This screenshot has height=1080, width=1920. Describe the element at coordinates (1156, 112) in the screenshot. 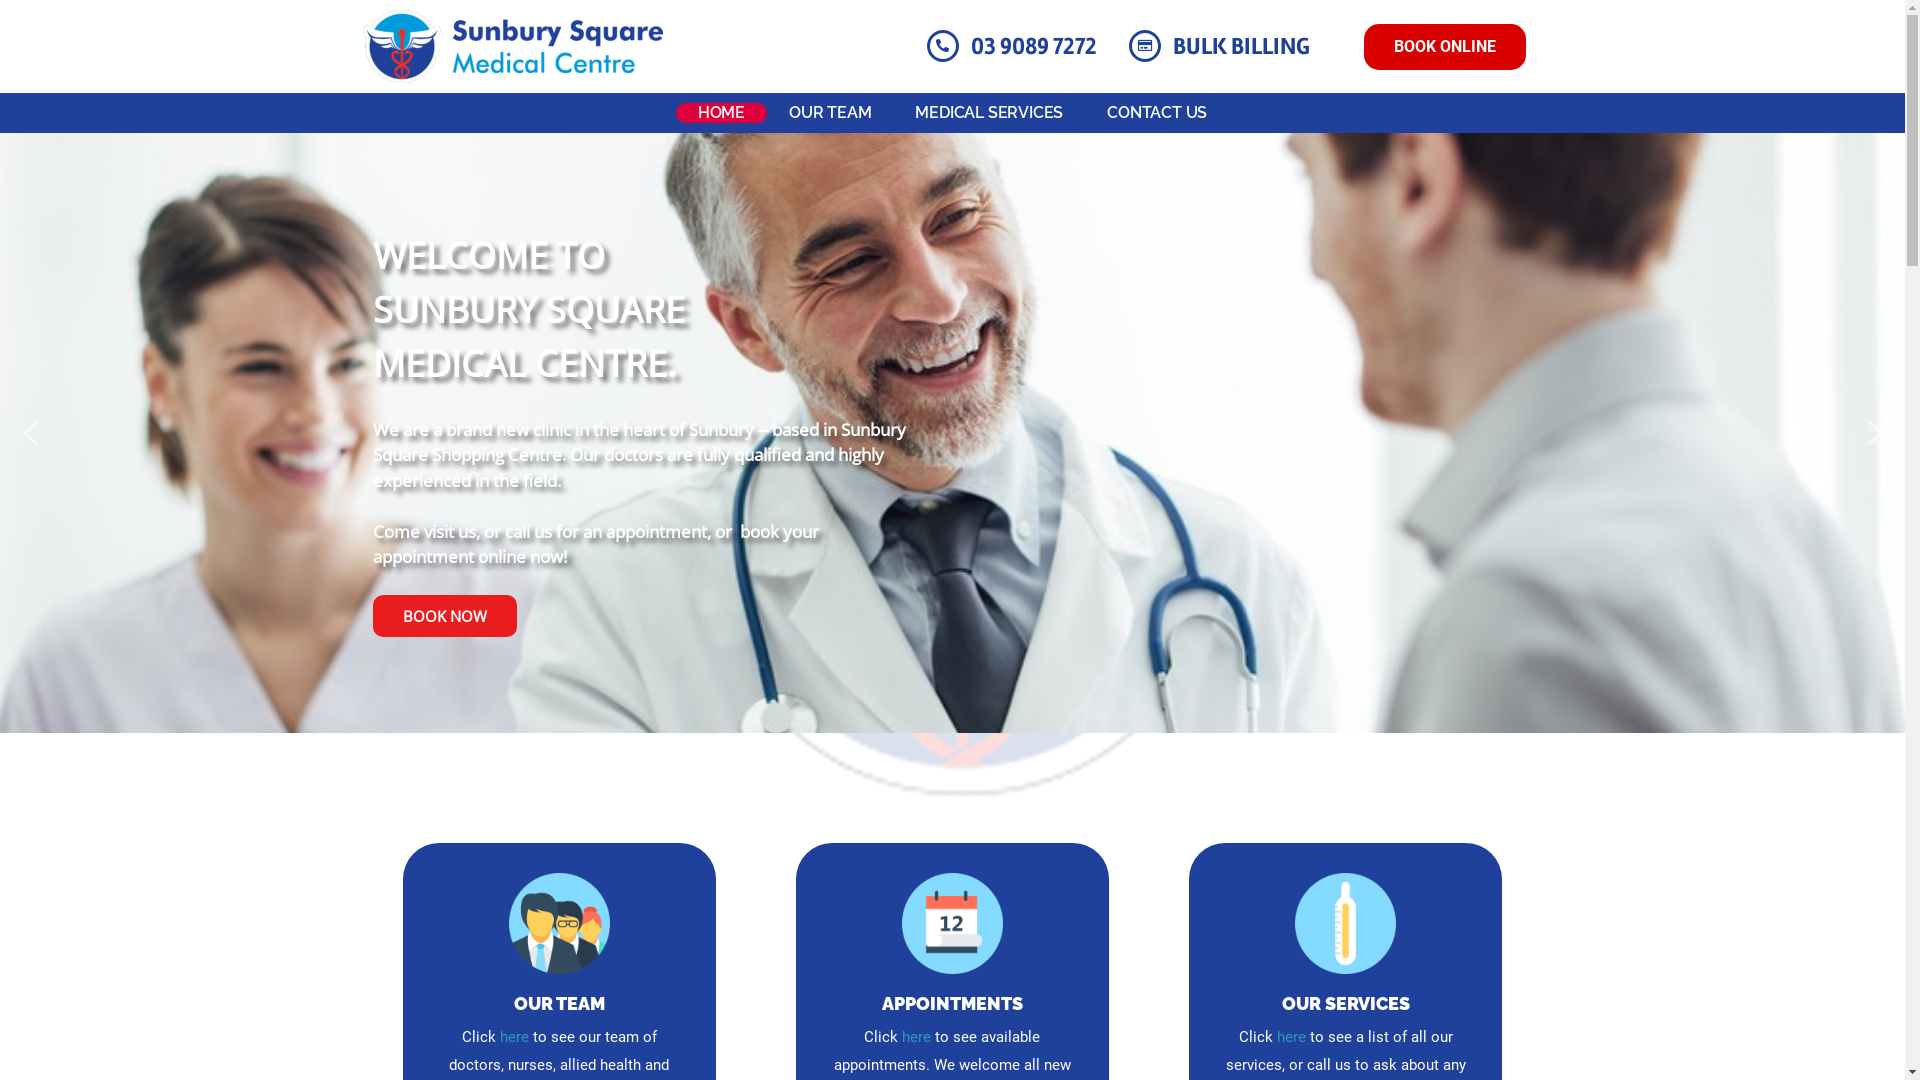

I see `'CONTACT US'` at that location.